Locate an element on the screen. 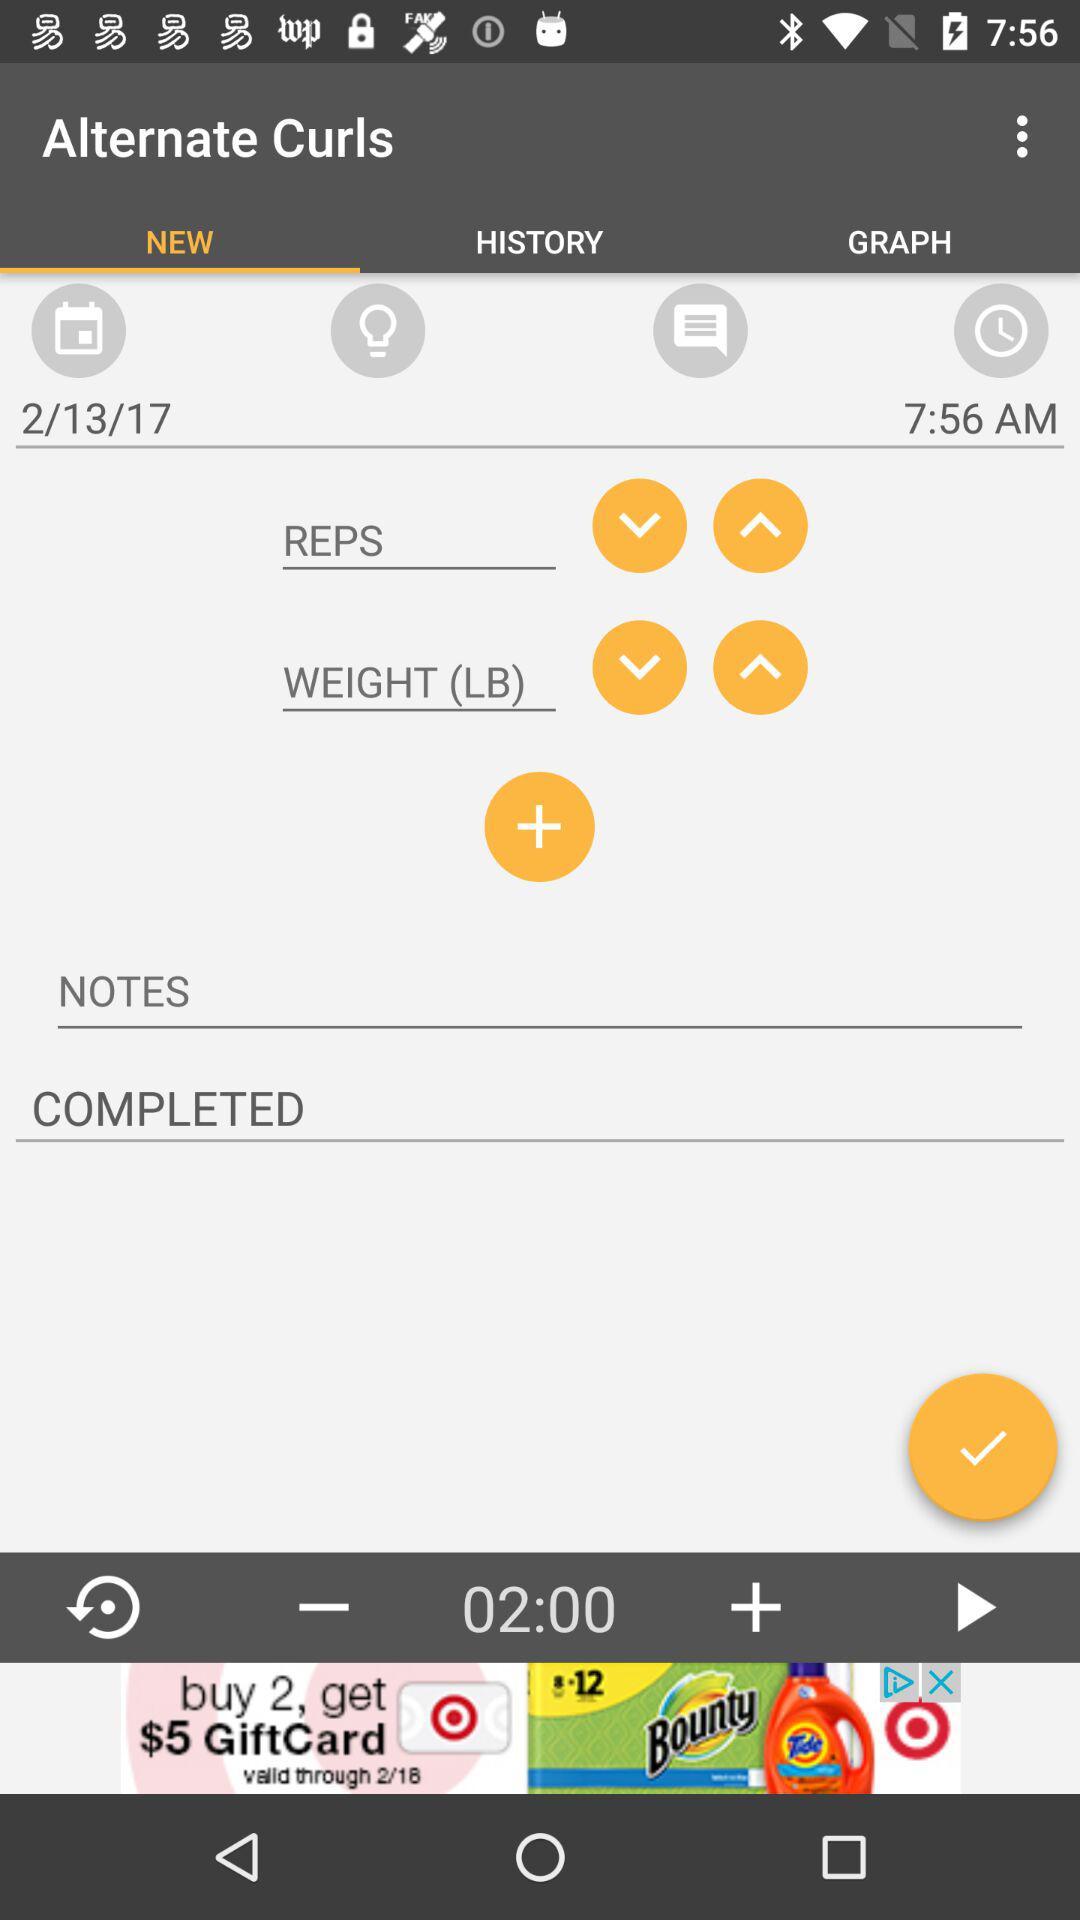  placeholder to update weight is located at coordinates (418, 682).